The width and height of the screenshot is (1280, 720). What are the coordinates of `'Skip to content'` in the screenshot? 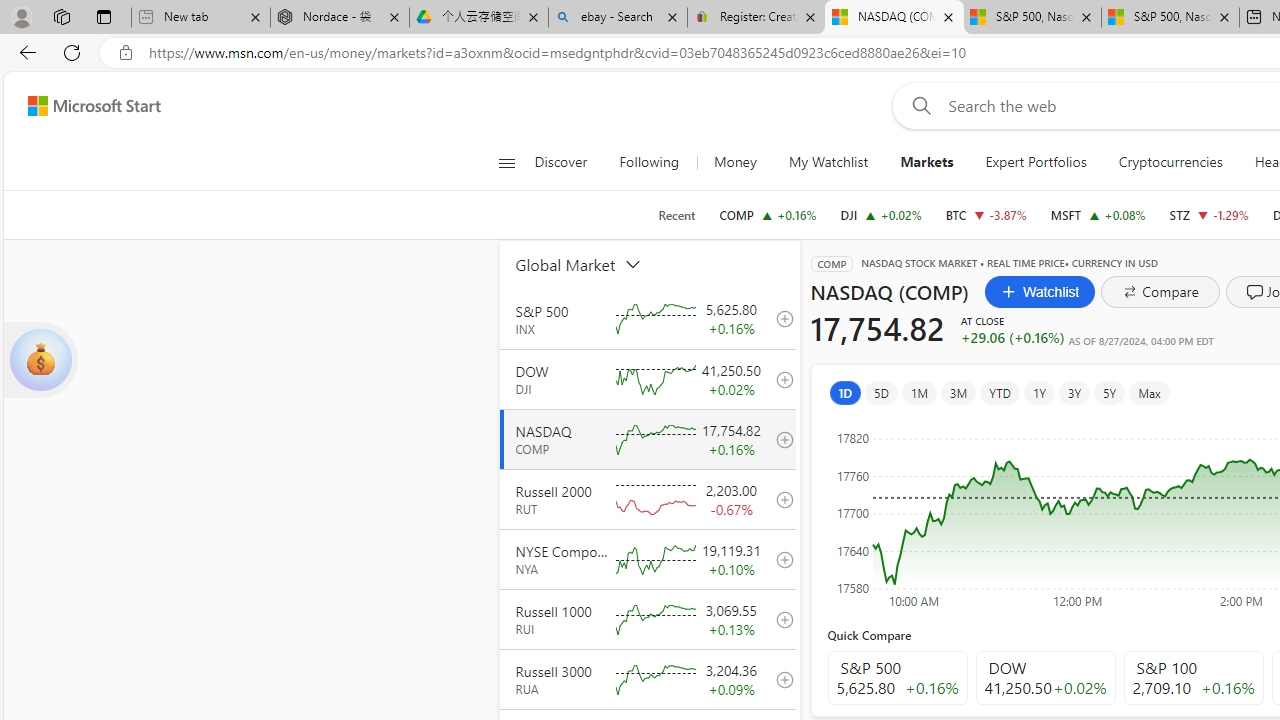 It's located at (86, 105).